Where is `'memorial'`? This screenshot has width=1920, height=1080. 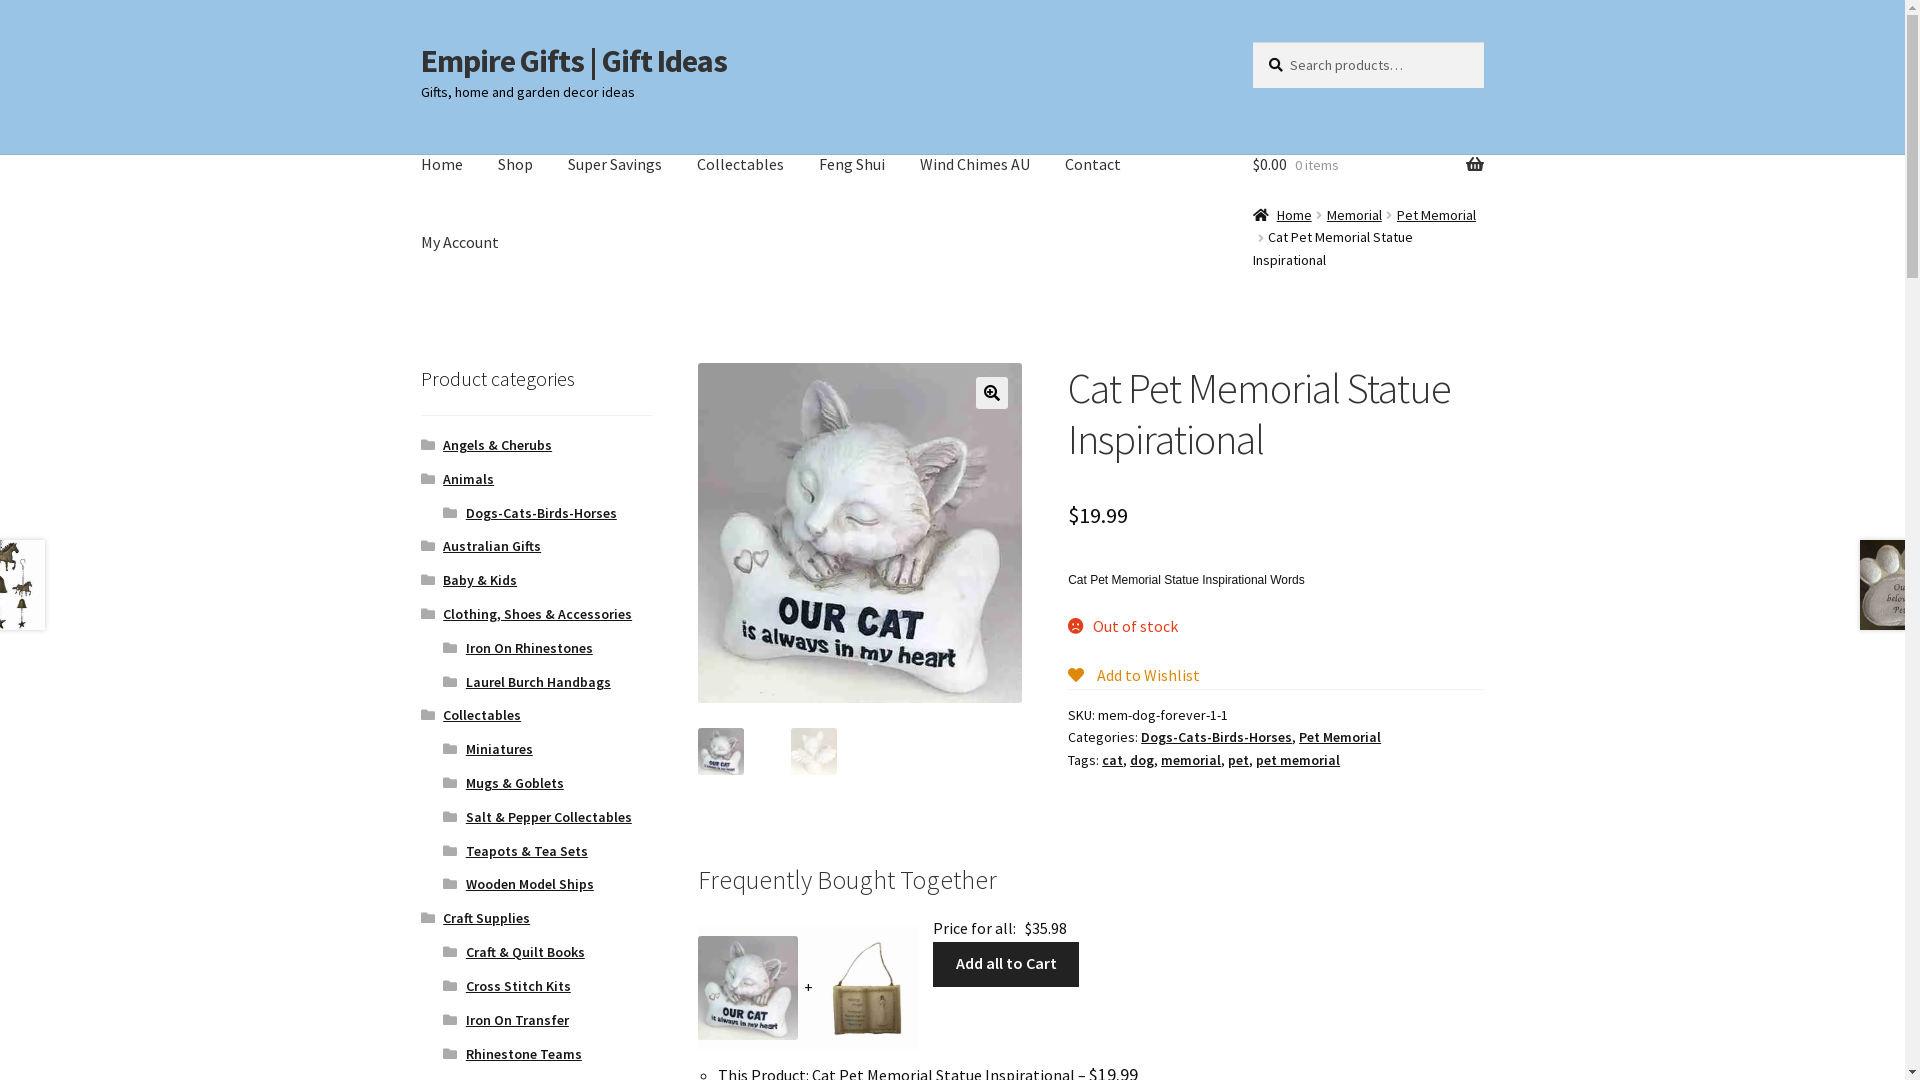 'memorial' is located at coordinates (1190, 759).